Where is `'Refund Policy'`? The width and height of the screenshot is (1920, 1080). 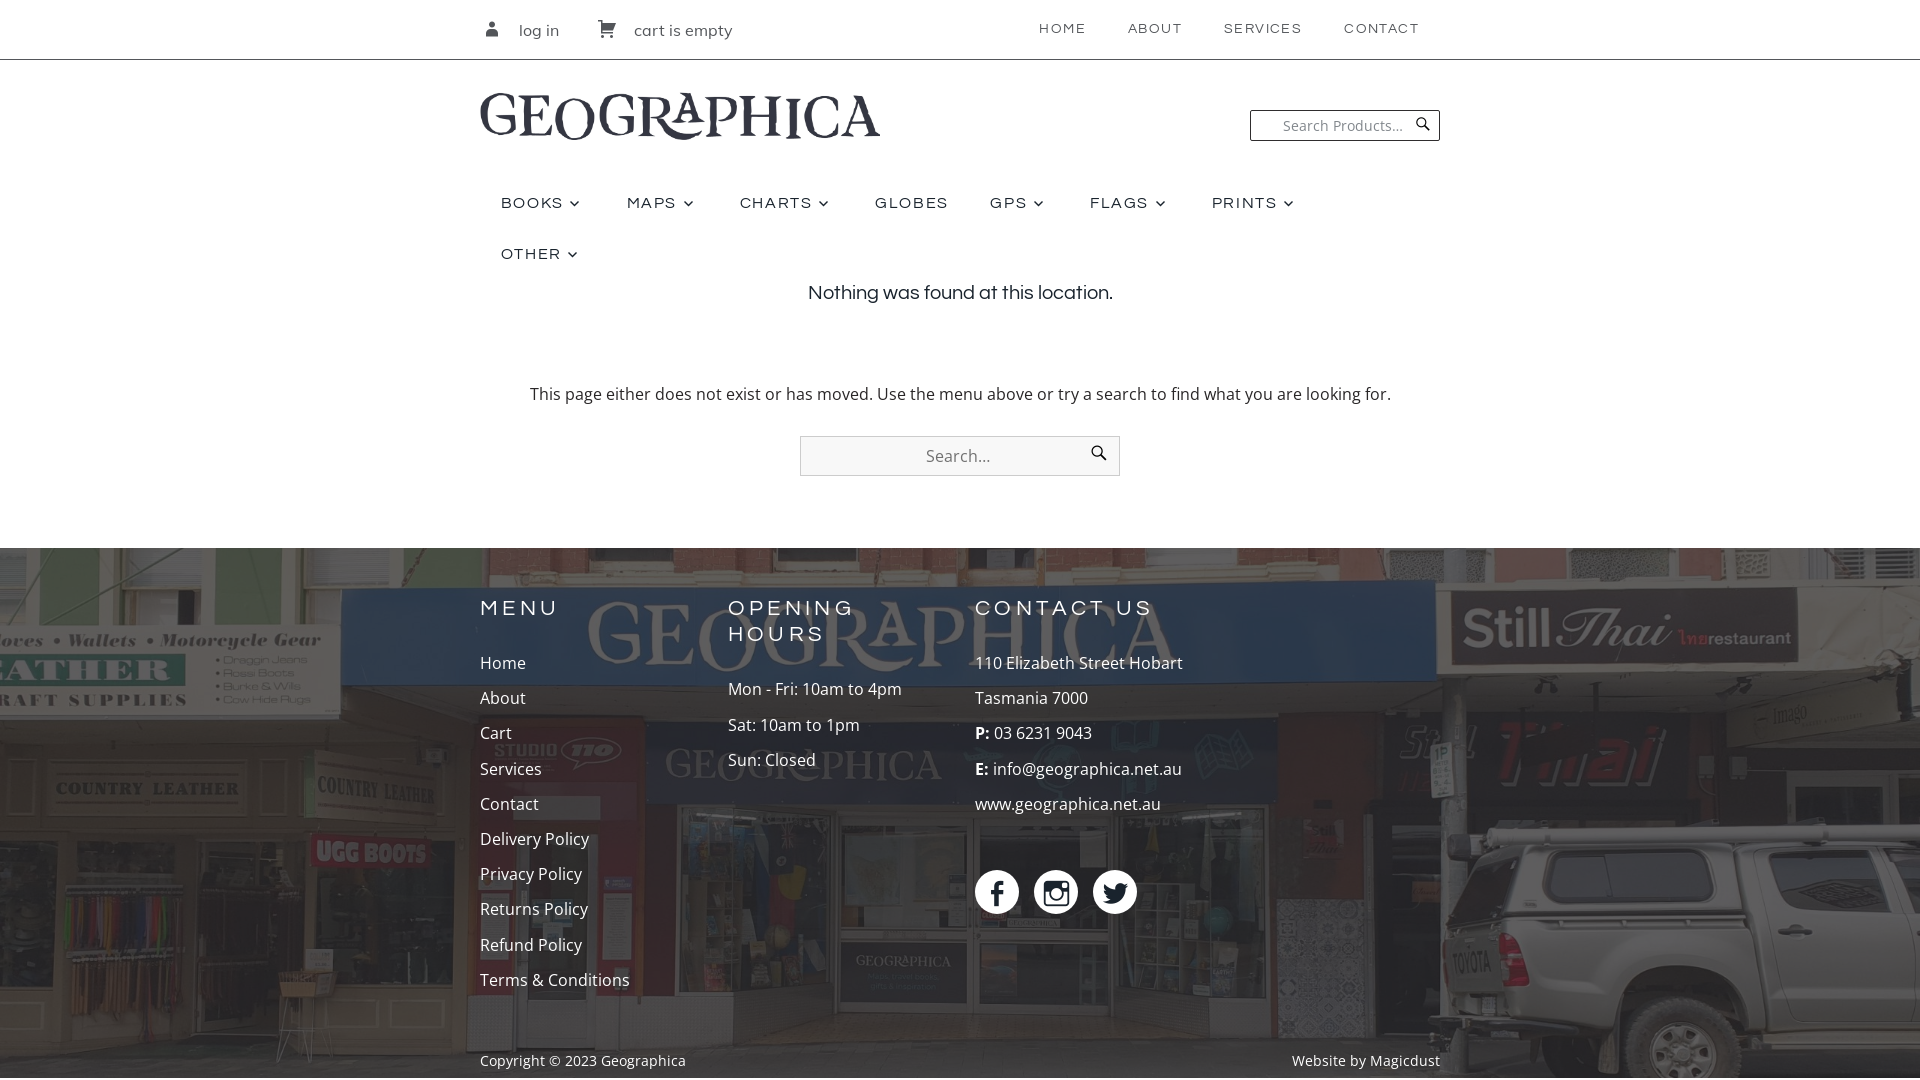
'Refund Policy' is located at coordinates (531, 945).